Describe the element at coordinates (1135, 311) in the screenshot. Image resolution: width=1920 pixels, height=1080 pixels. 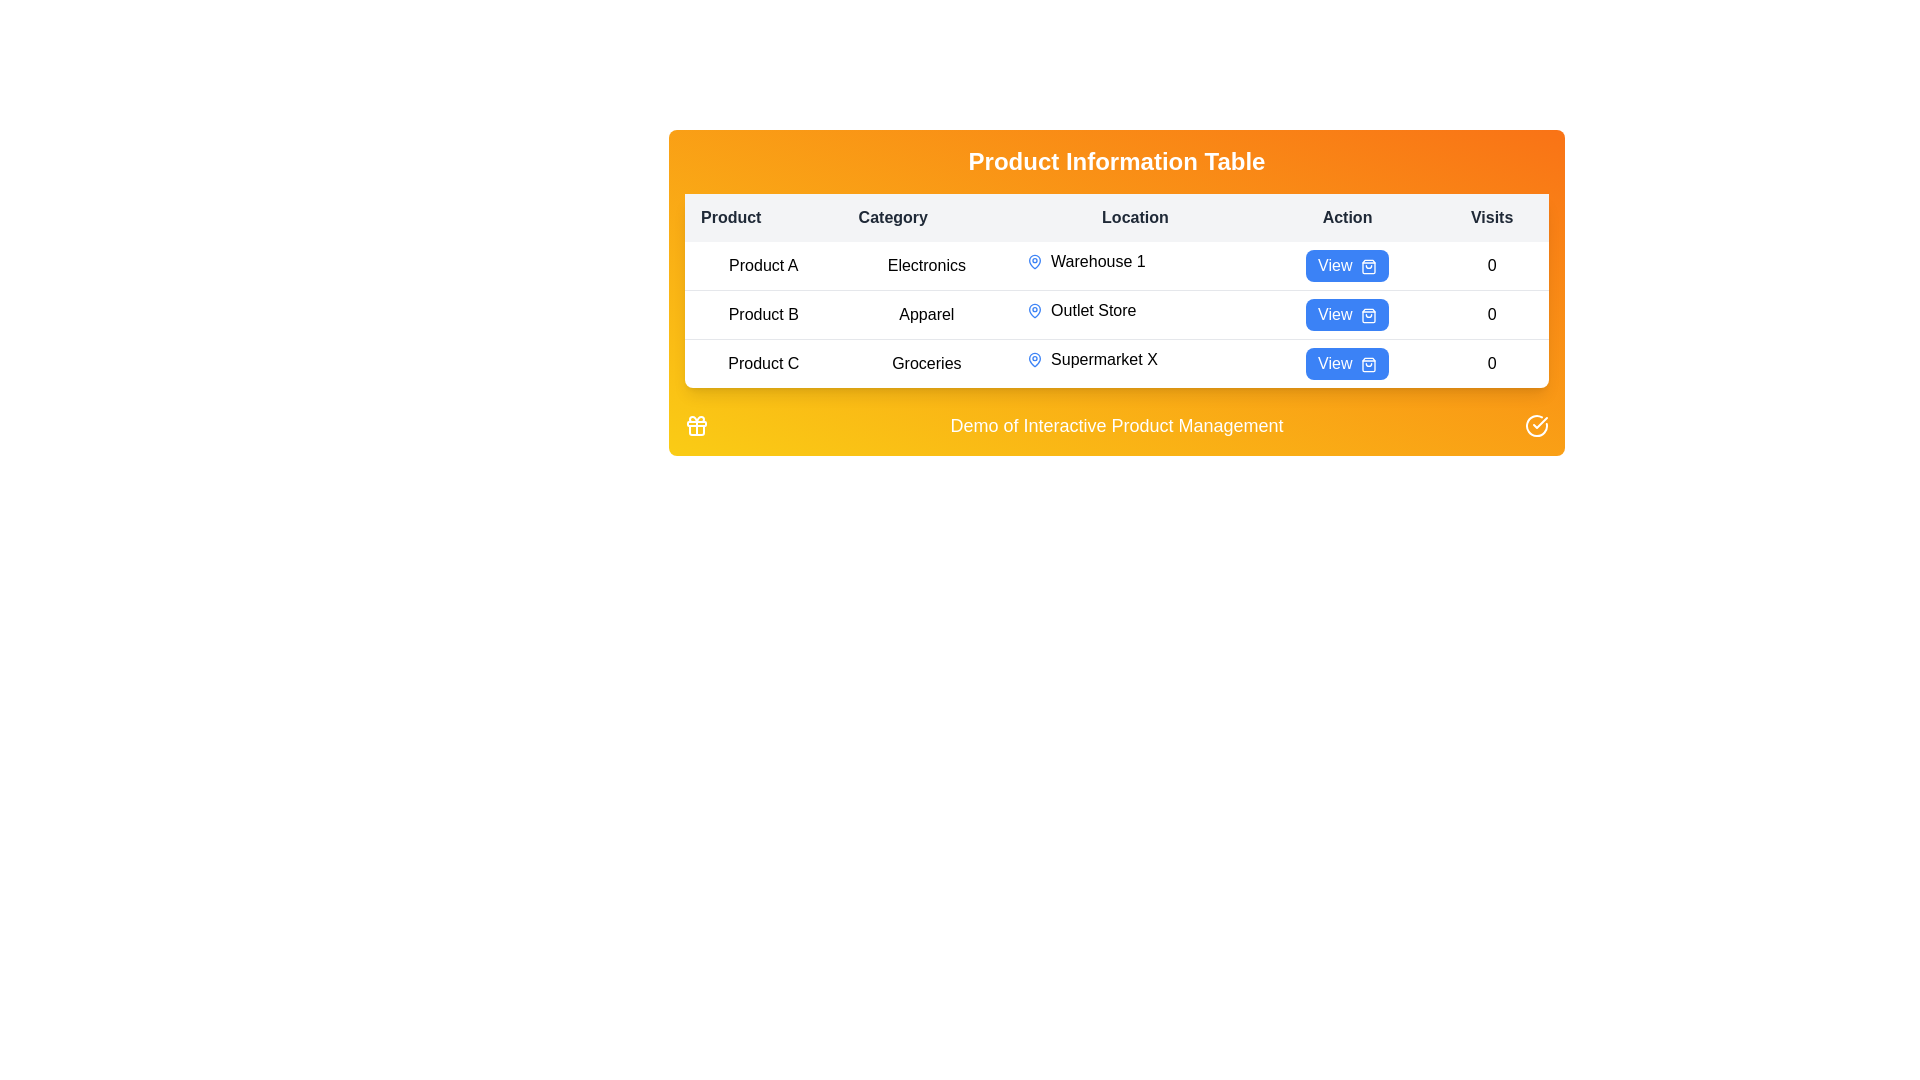
I see `the text label 'Outlet Store' with a location pin icon, which is located in the 'Location' column of the second row in the table, positioned next to 'Apparel' and preceding the 'View' button` at that location.